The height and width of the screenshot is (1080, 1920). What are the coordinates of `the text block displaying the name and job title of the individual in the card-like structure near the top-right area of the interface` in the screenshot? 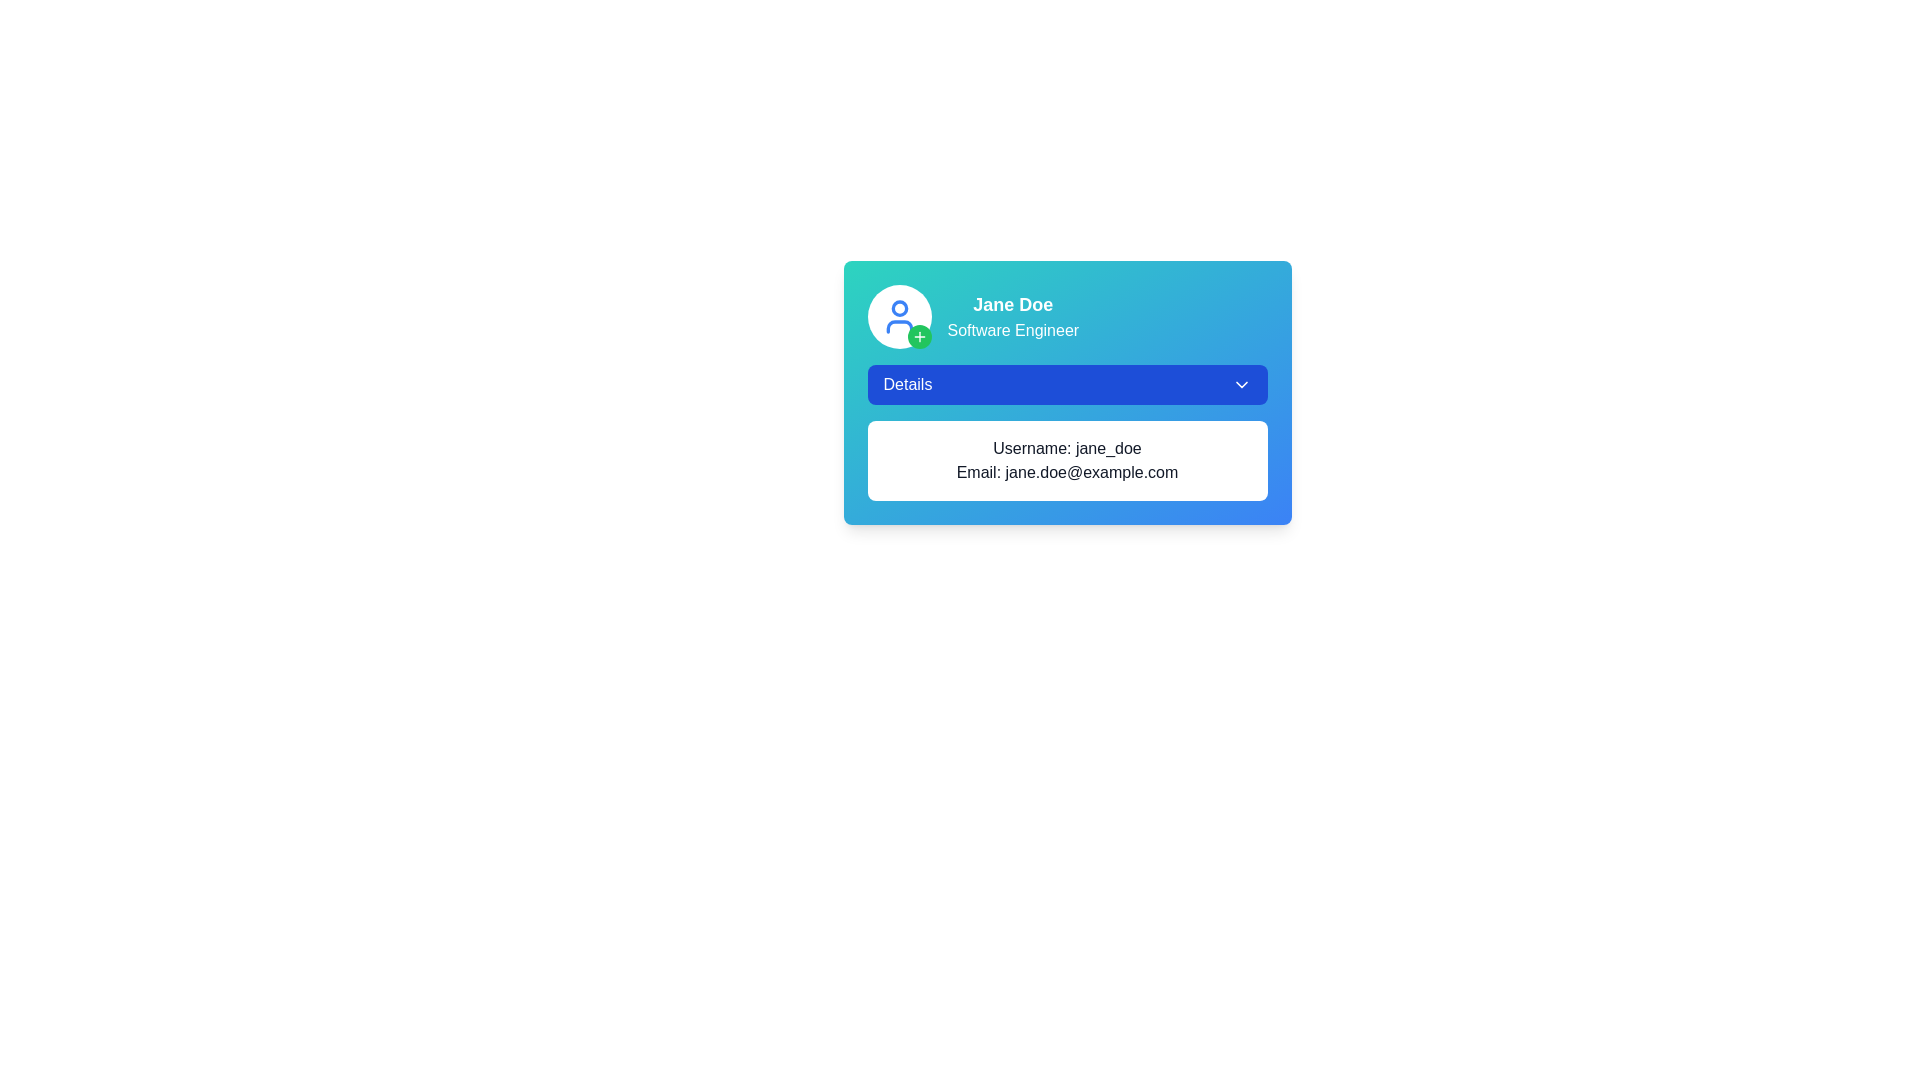 It's located at (1013, 315).